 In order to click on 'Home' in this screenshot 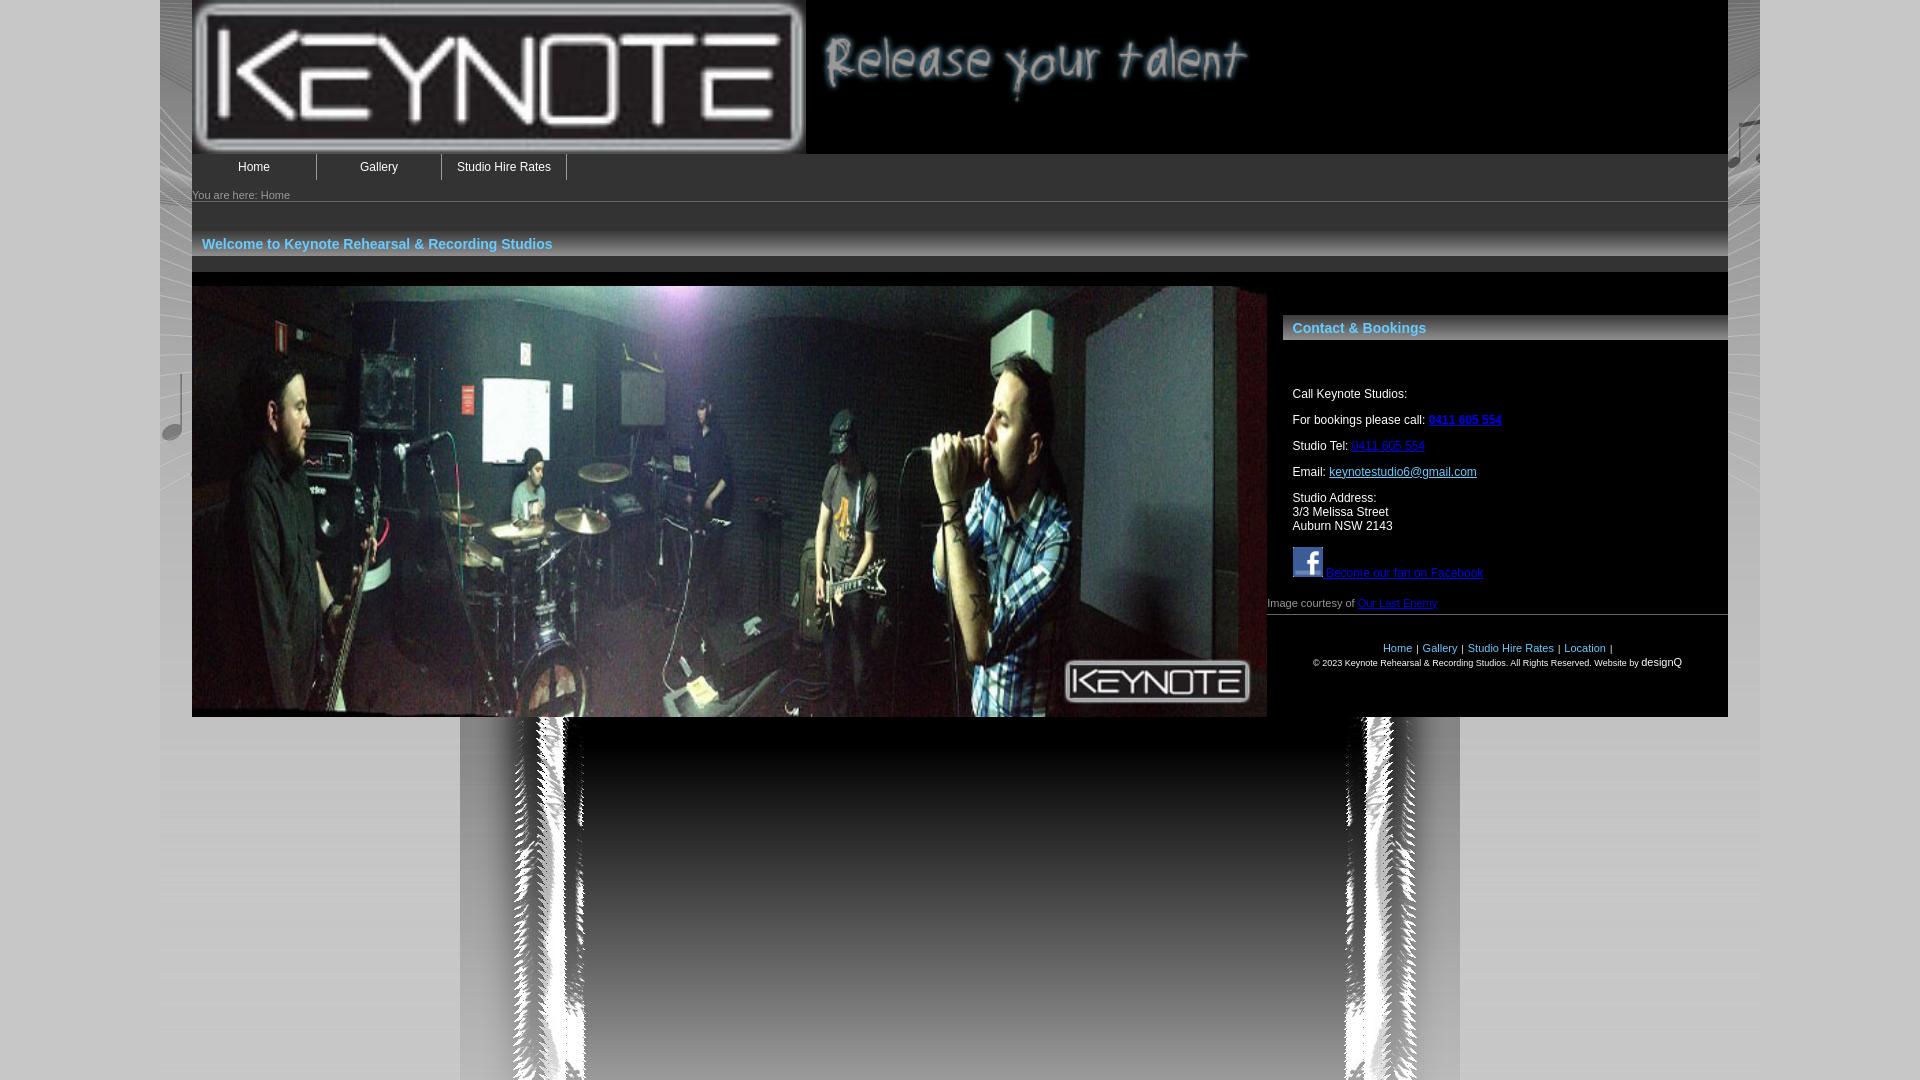, I will do `click(1396, 648)`.